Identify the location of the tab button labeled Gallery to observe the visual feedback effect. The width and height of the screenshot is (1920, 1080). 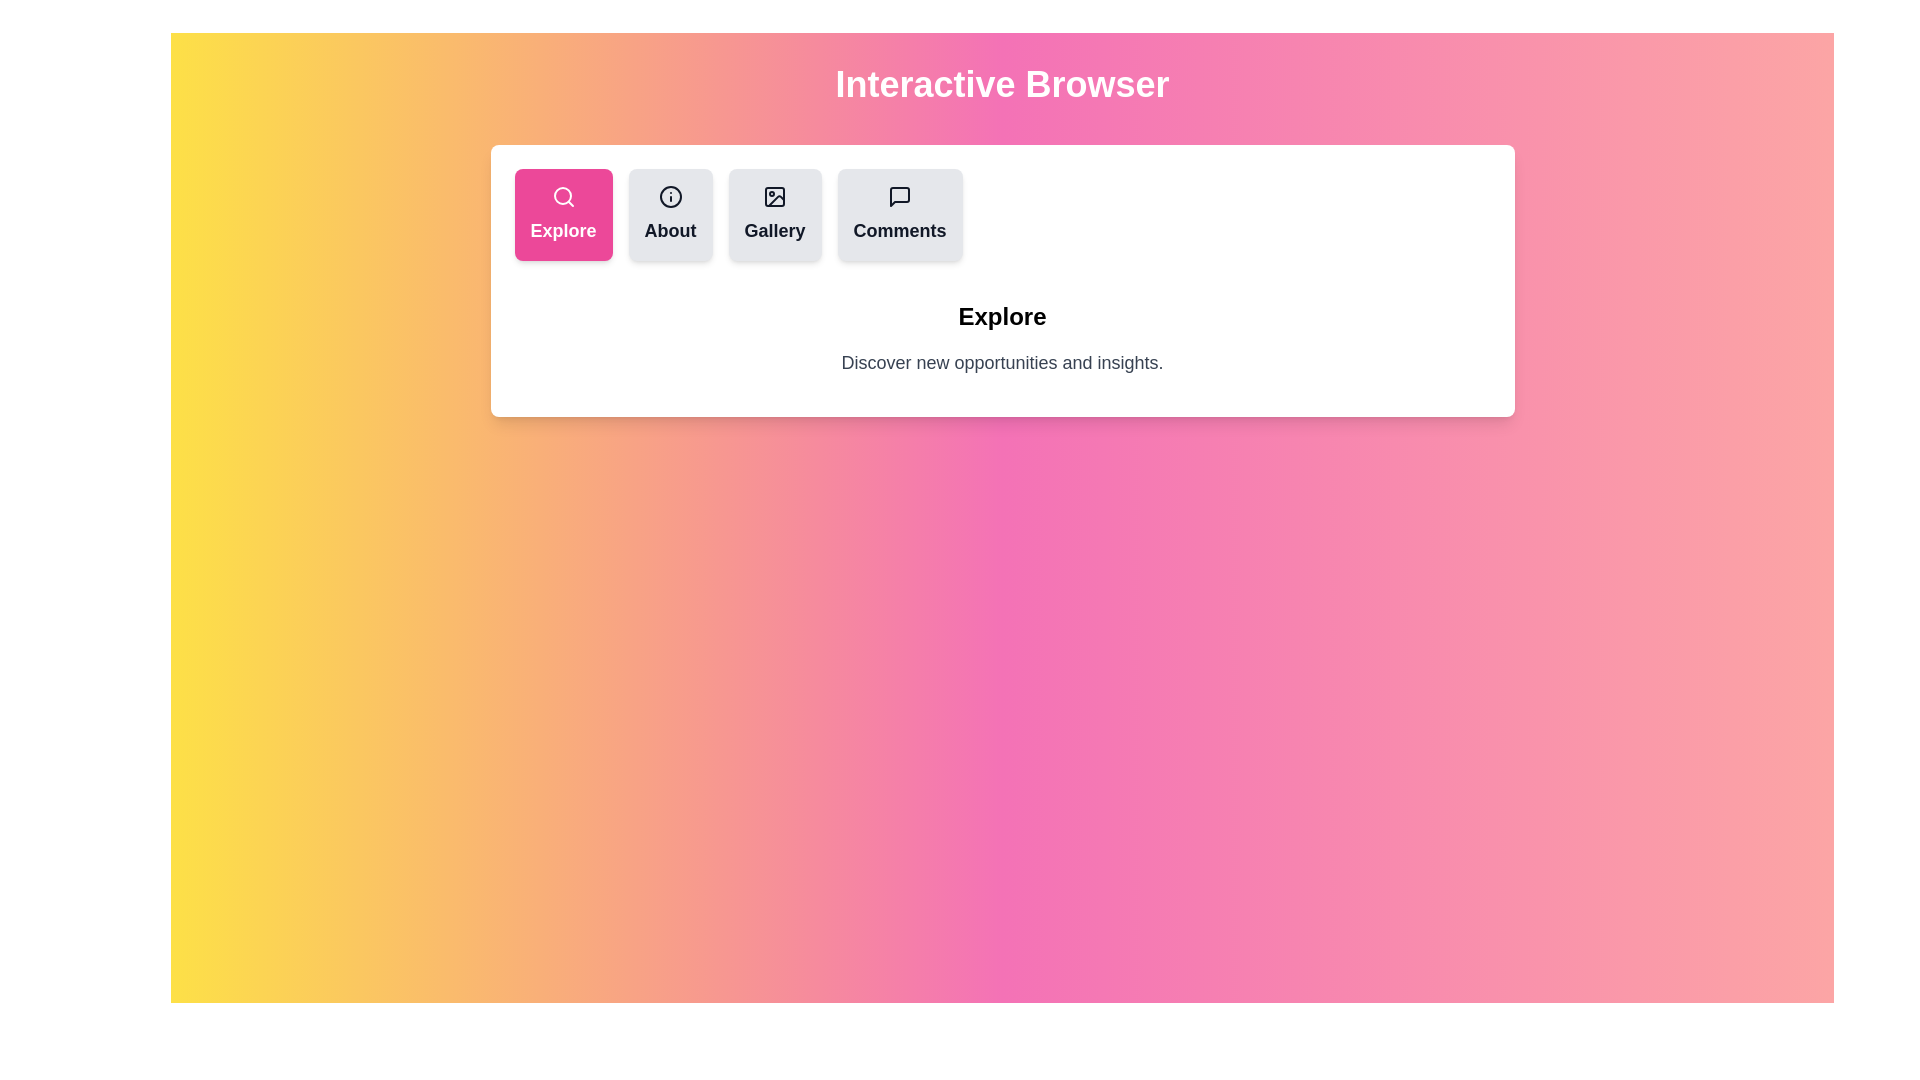
(774, 215).